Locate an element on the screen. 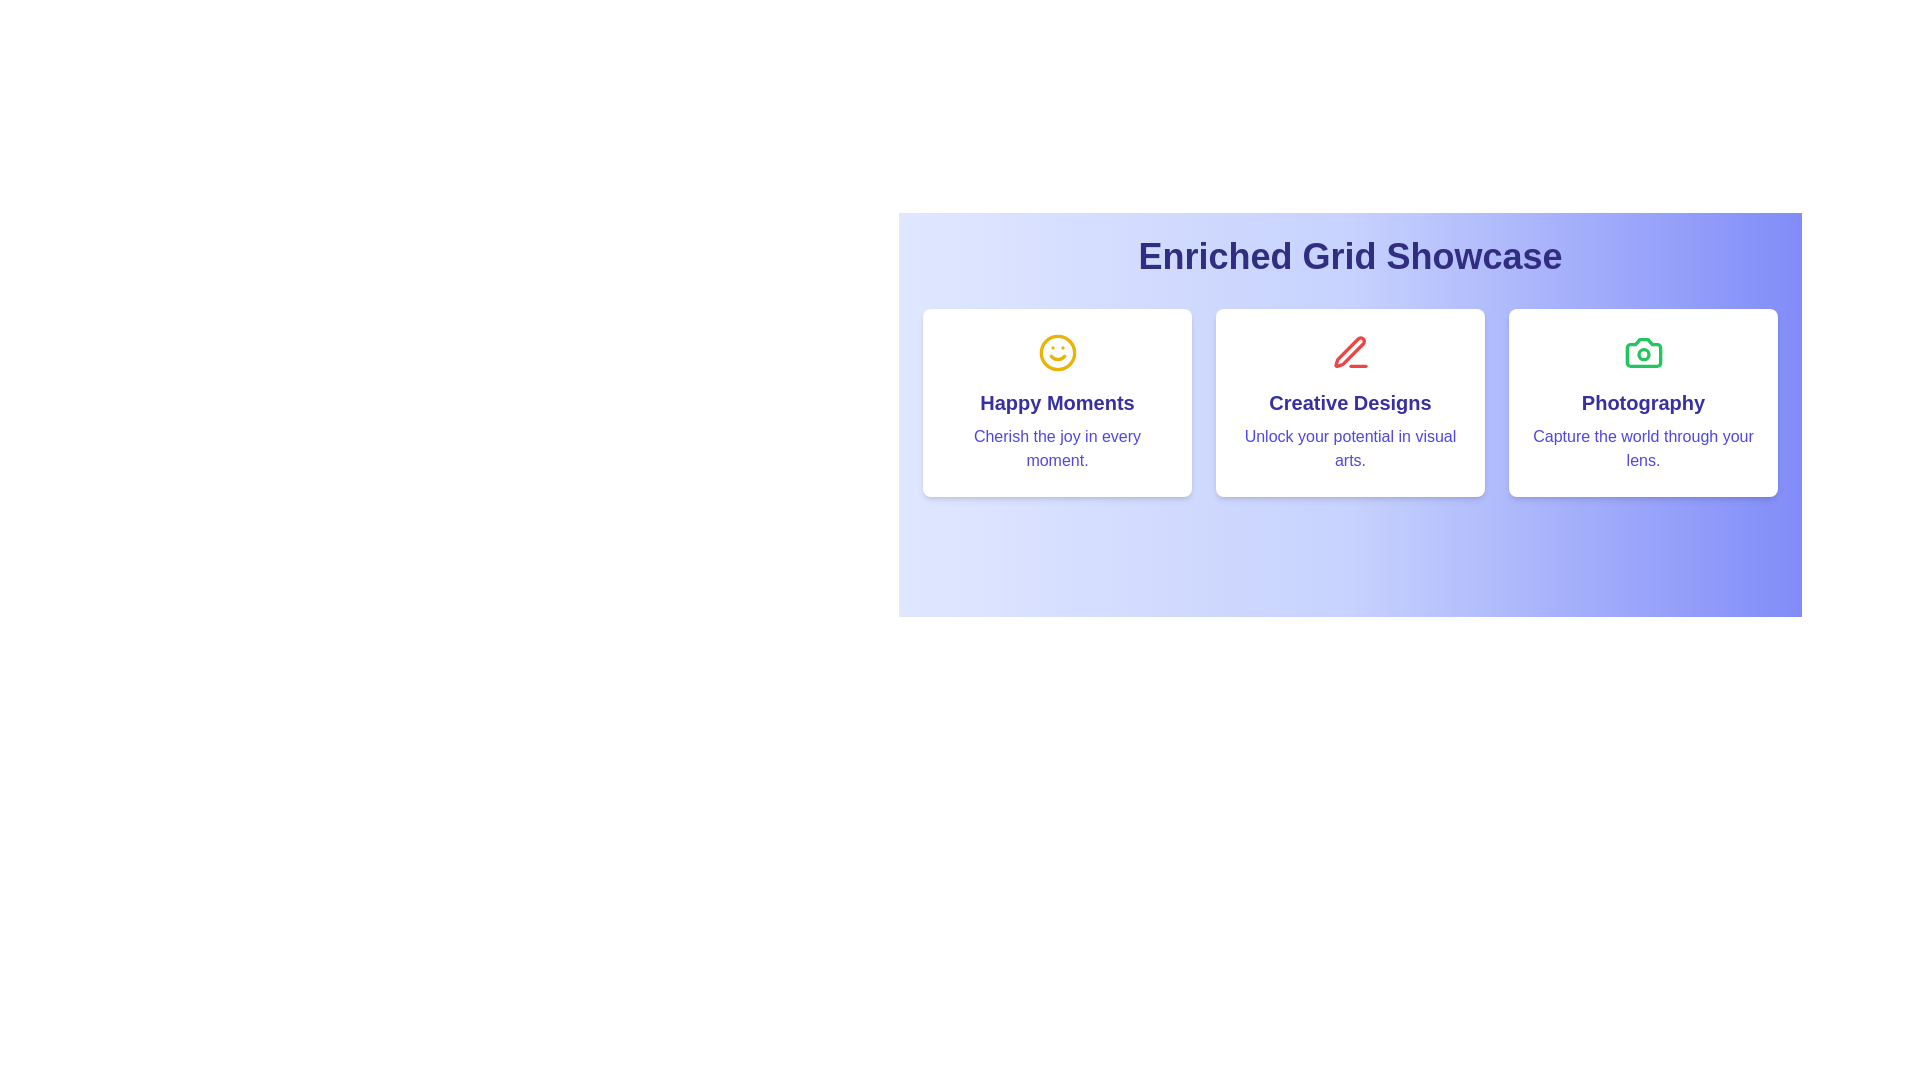 The image size is (1920, 1080). the details of the Informative Card, which is the first card in a three-column grid layout, positioned to the left of the 'Creative Designs' and 'Photography' cards is located at coordinates (1056, 402).